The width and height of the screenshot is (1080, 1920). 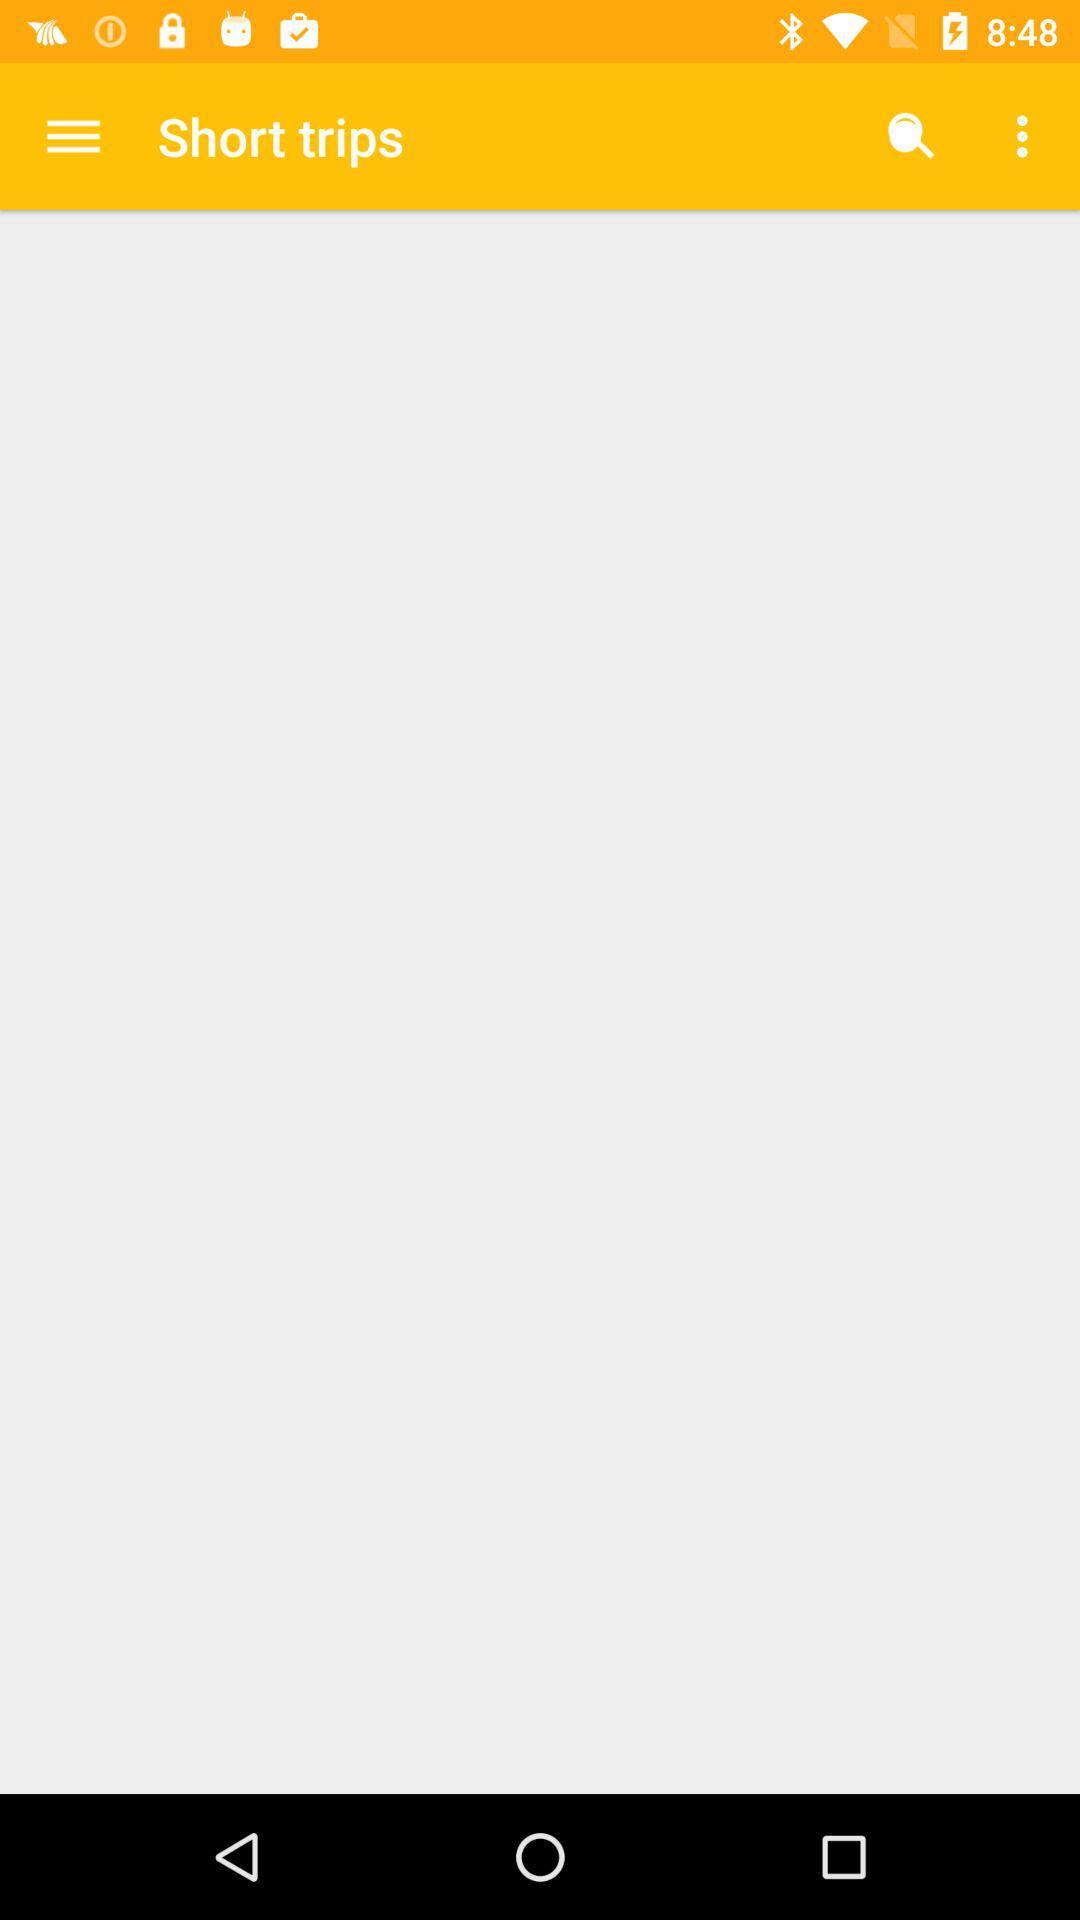 What do you see at coordinates (72, 135) in the screenshot?
I see `item to the left of the short trips icon` at bounding box center [72, 135].